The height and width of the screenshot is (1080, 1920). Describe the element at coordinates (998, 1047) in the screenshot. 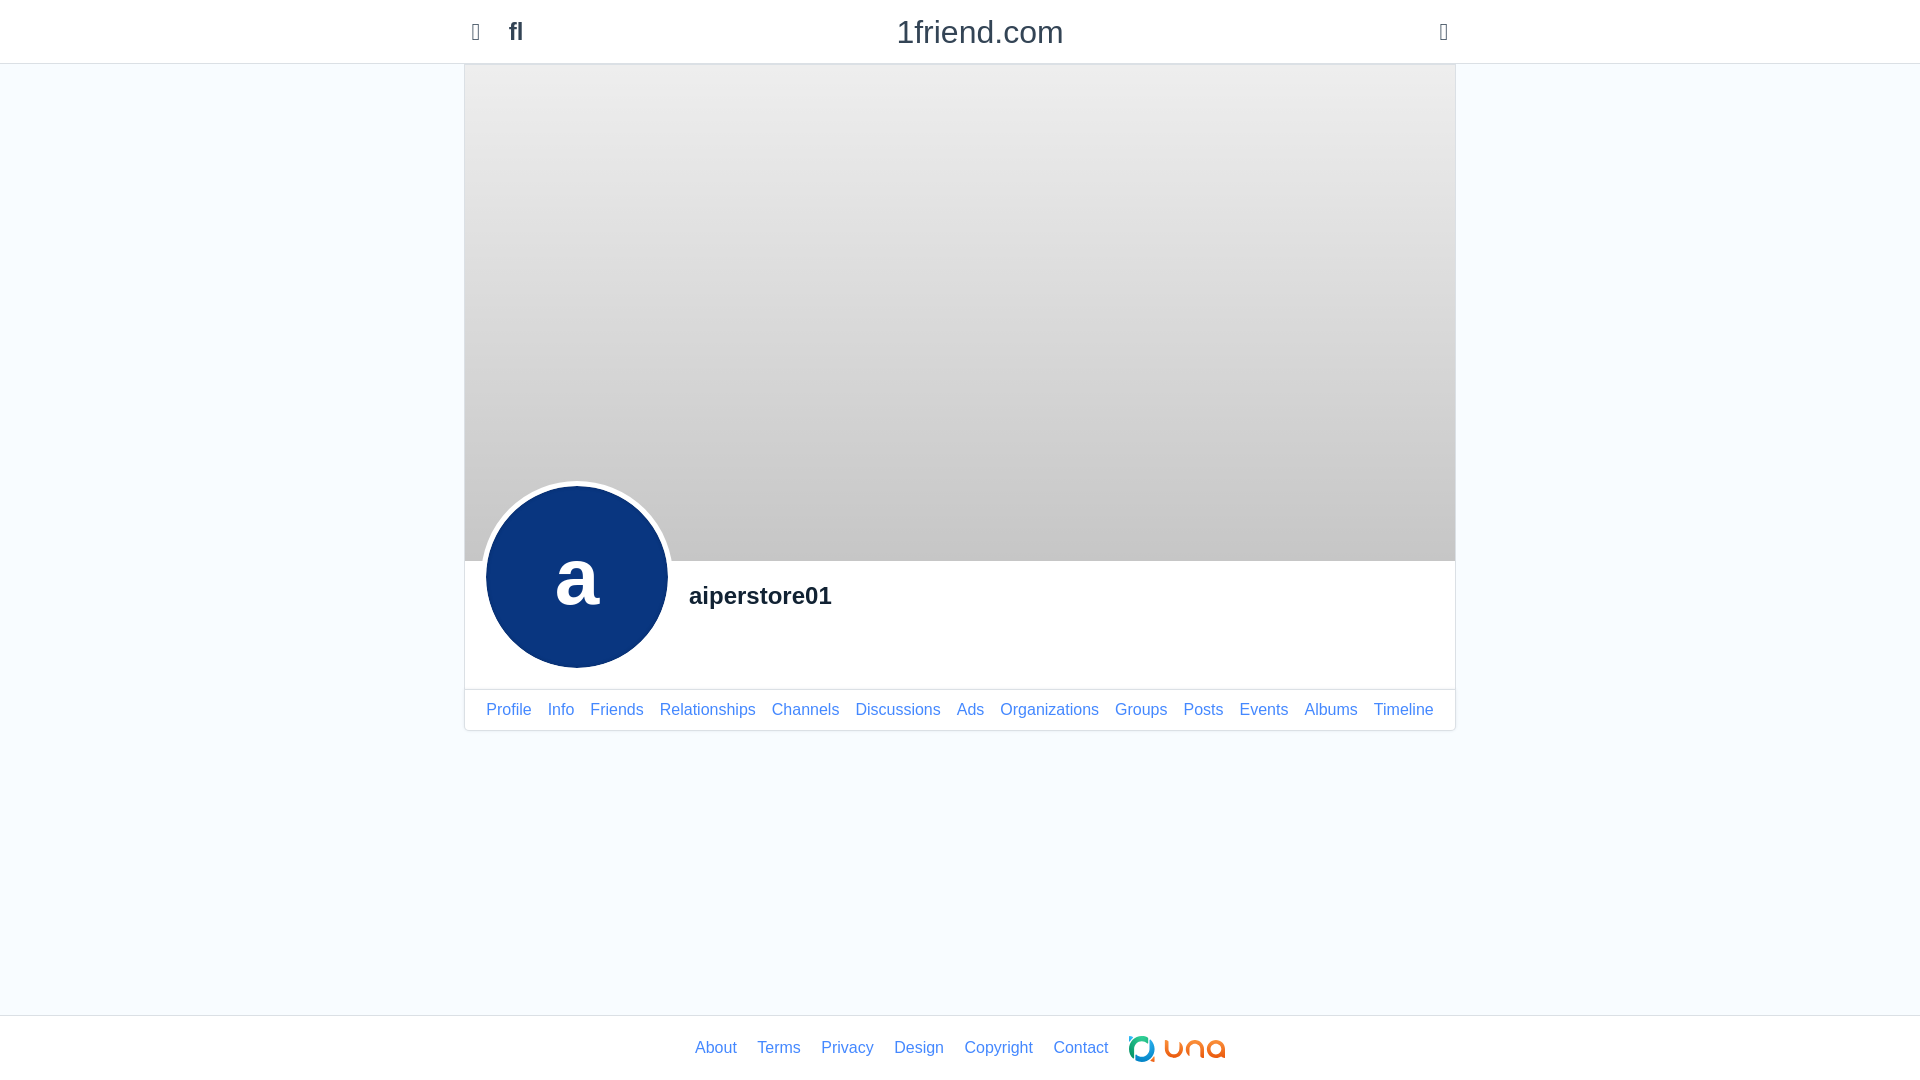

I see `'Copyright'` at that location.